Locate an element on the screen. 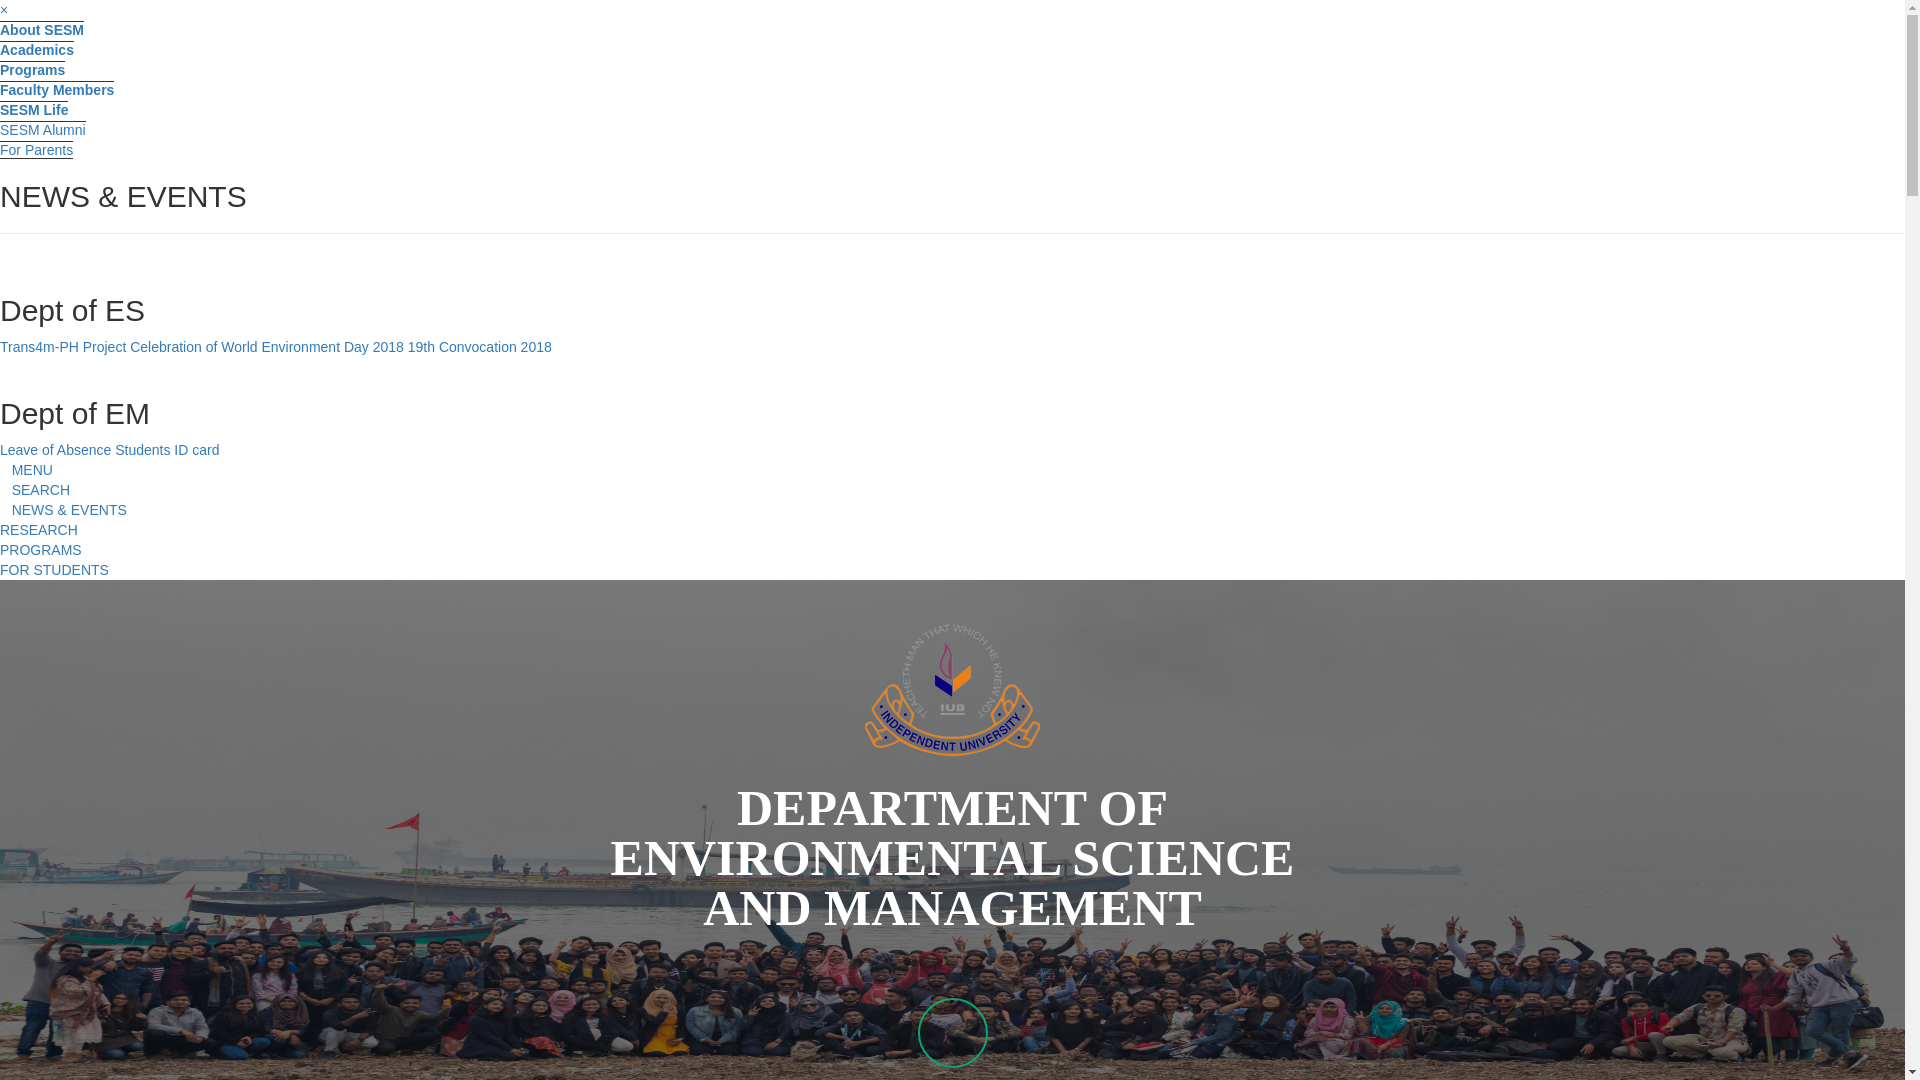  '19th Convocation 2018' is located at coordinates (480, 346).